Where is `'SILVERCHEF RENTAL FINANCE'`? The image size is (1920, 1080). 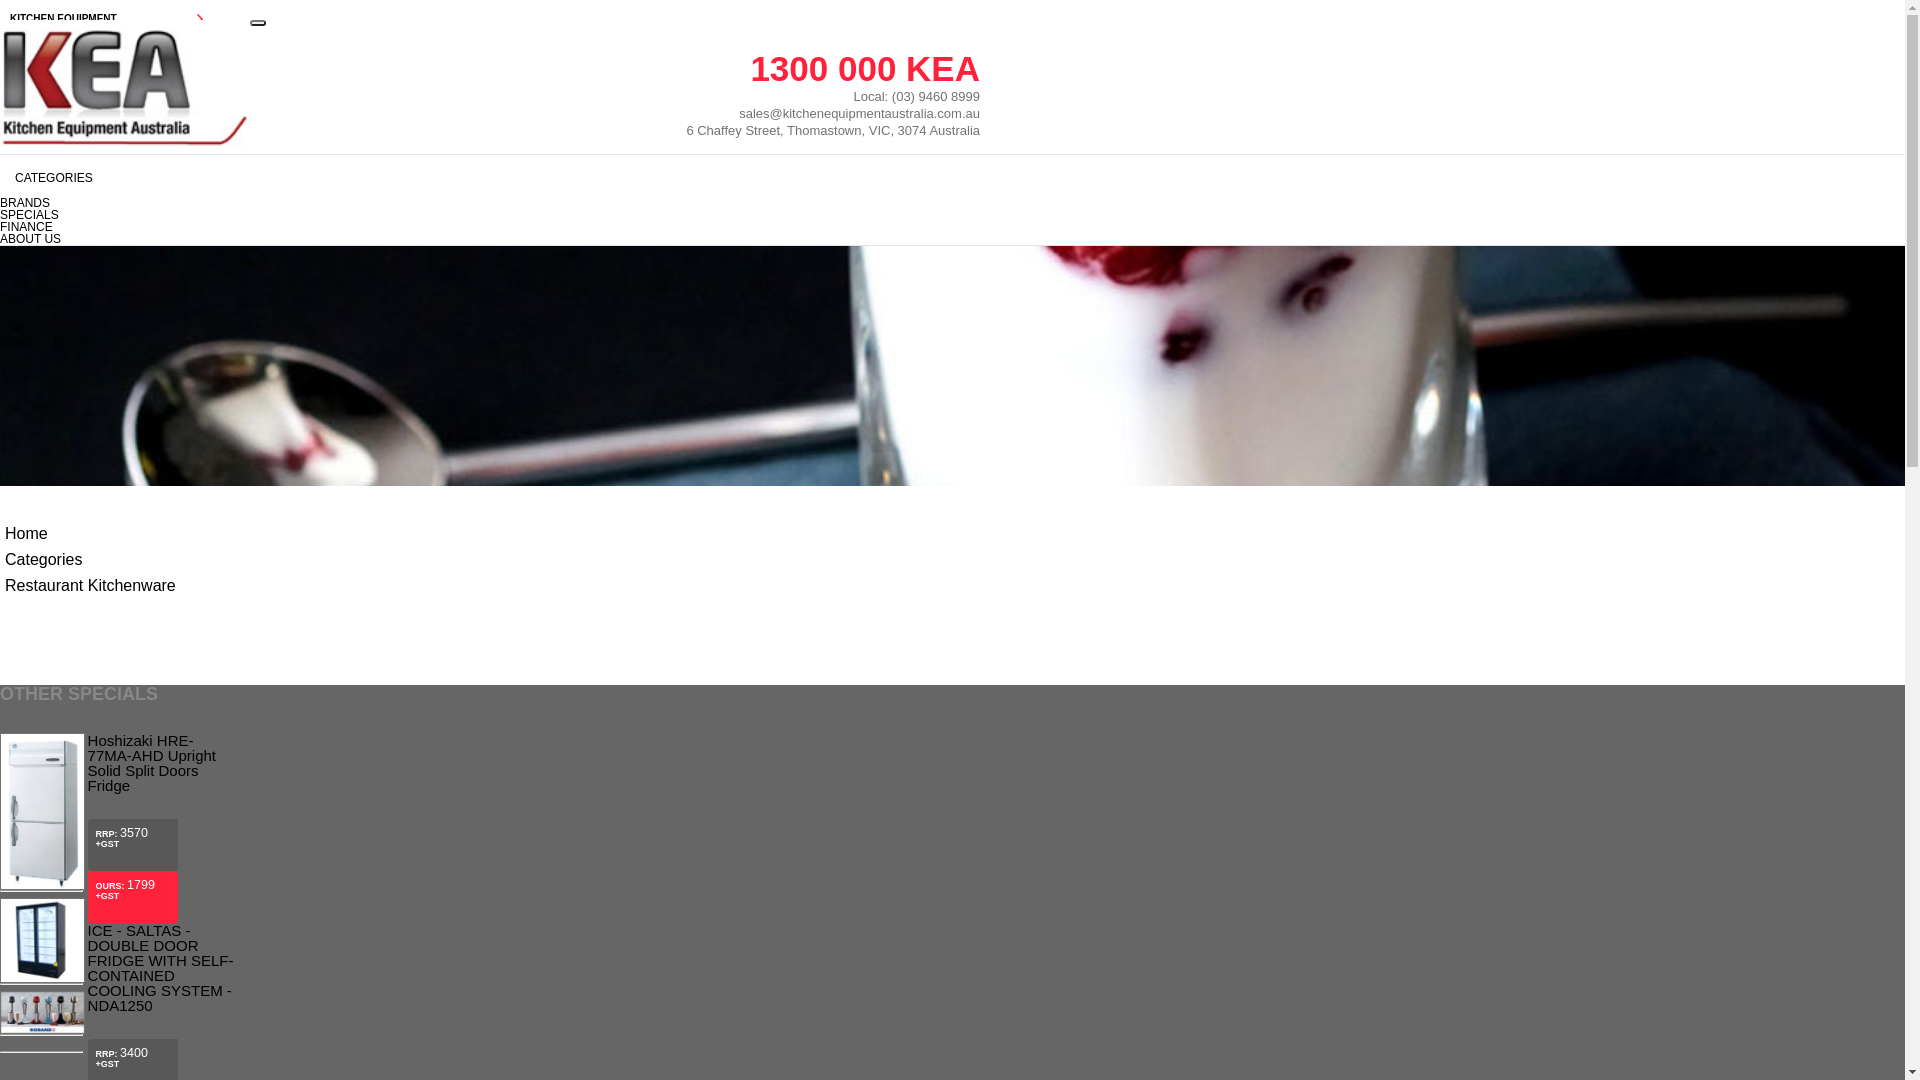 'SILVERCHEF RENTAL FINANCE' is located at coordinates (109, 684).